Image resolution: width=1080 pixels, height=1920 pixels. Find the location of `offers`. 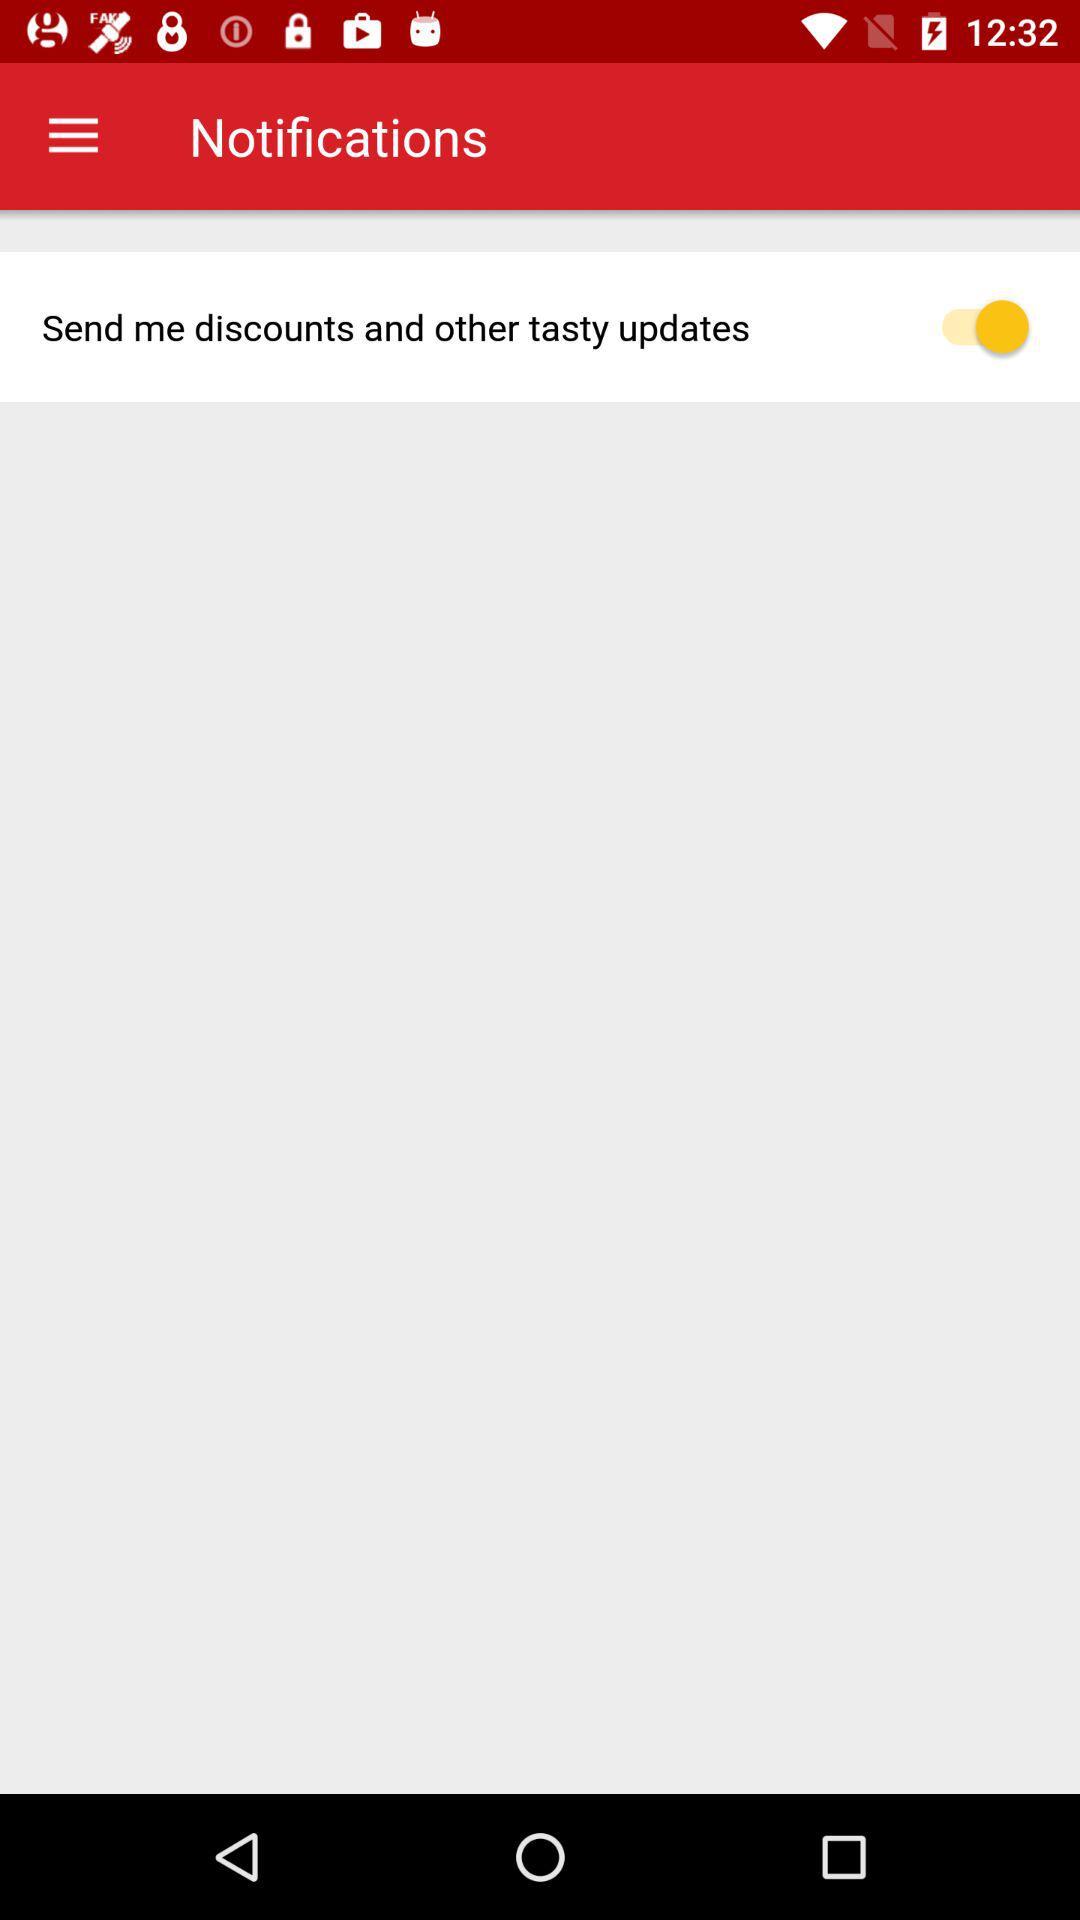

offers is located at coordinates (996, 326).